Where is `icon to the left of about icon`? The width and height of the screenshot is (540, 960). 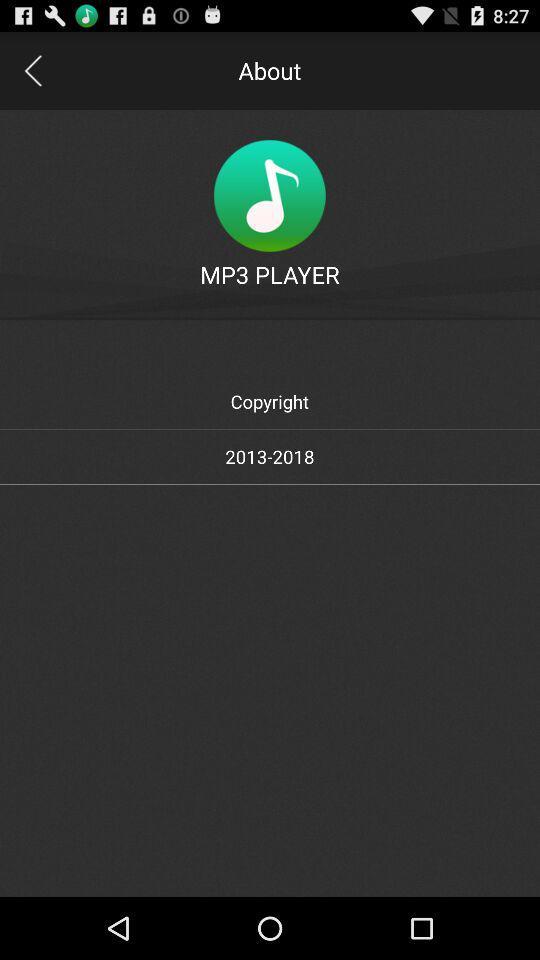
icon to the left of about icon is located at coordinates (31, 70).